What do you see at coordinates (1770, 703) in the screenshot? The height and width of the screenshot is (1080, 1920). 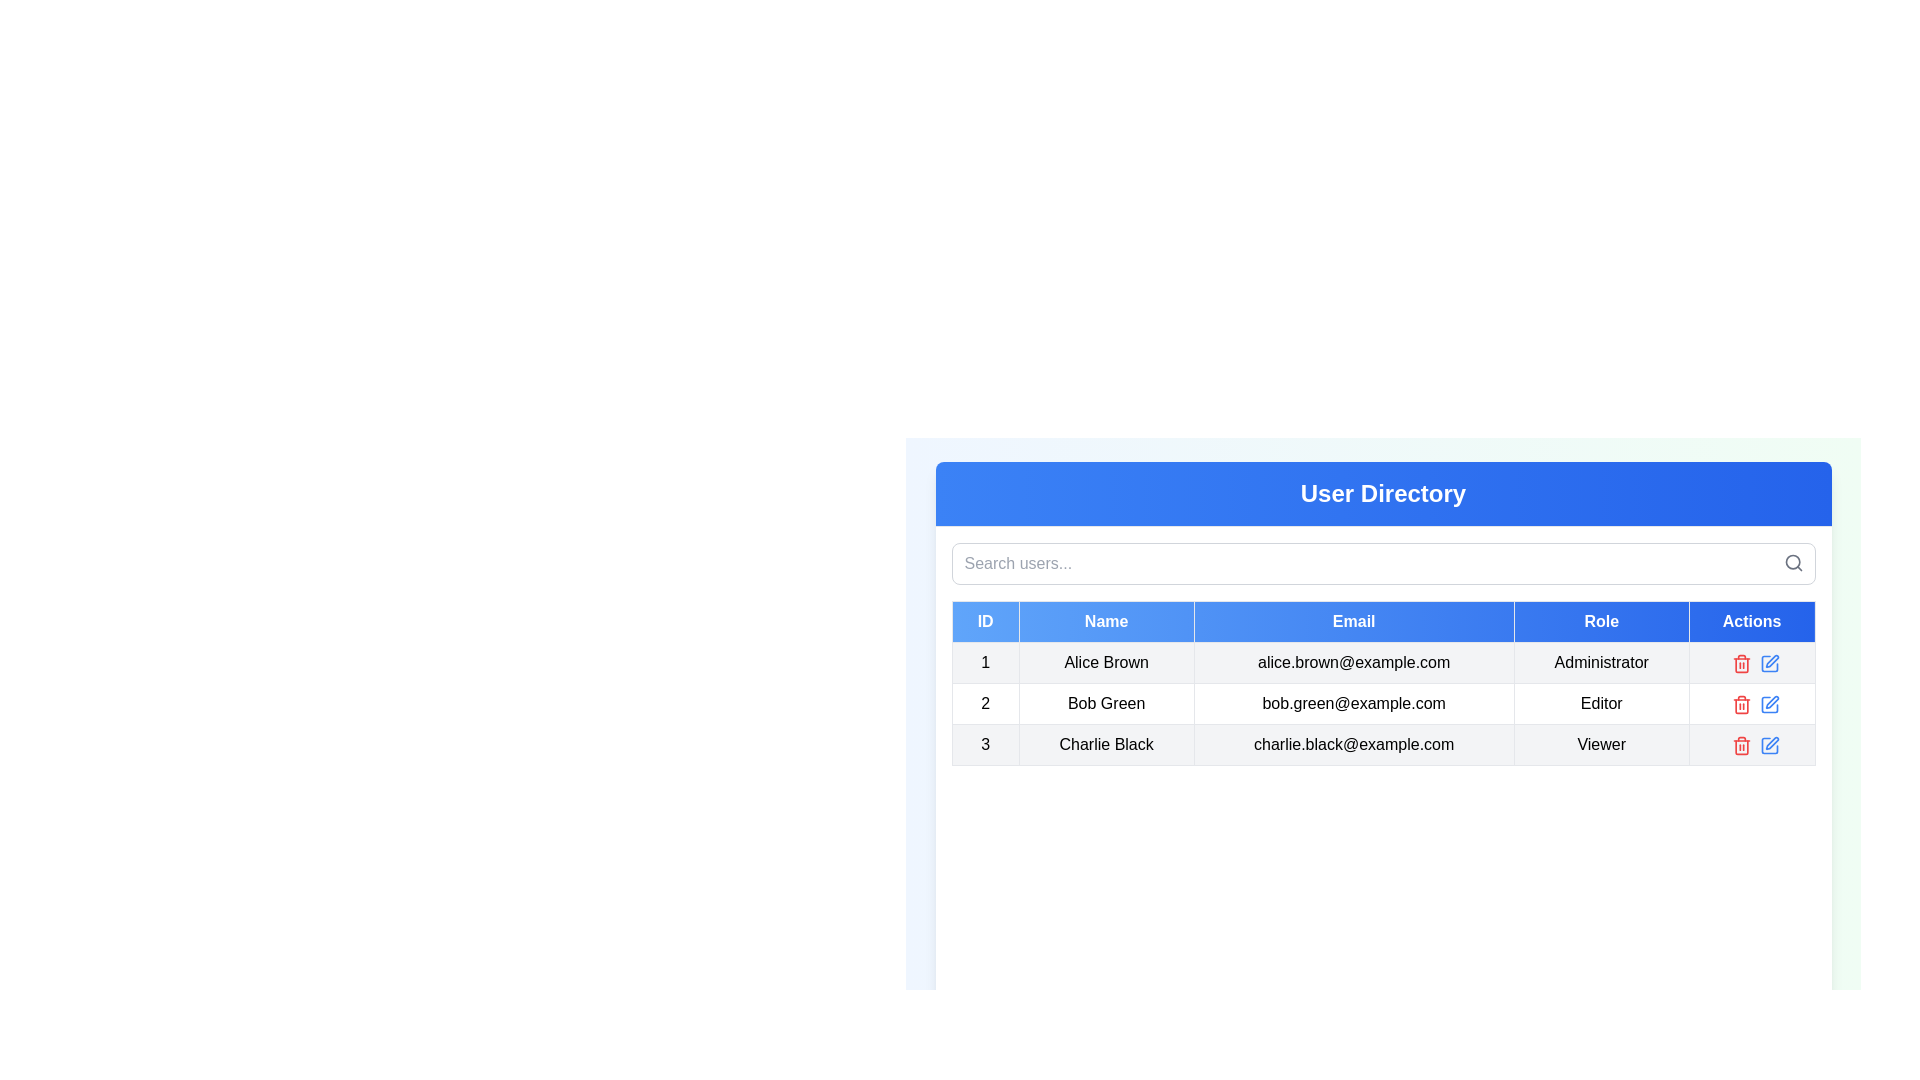 I see `the edit button located in the Actions column of the second row in the table to initiate editing` at bounding box center [1770, 703].